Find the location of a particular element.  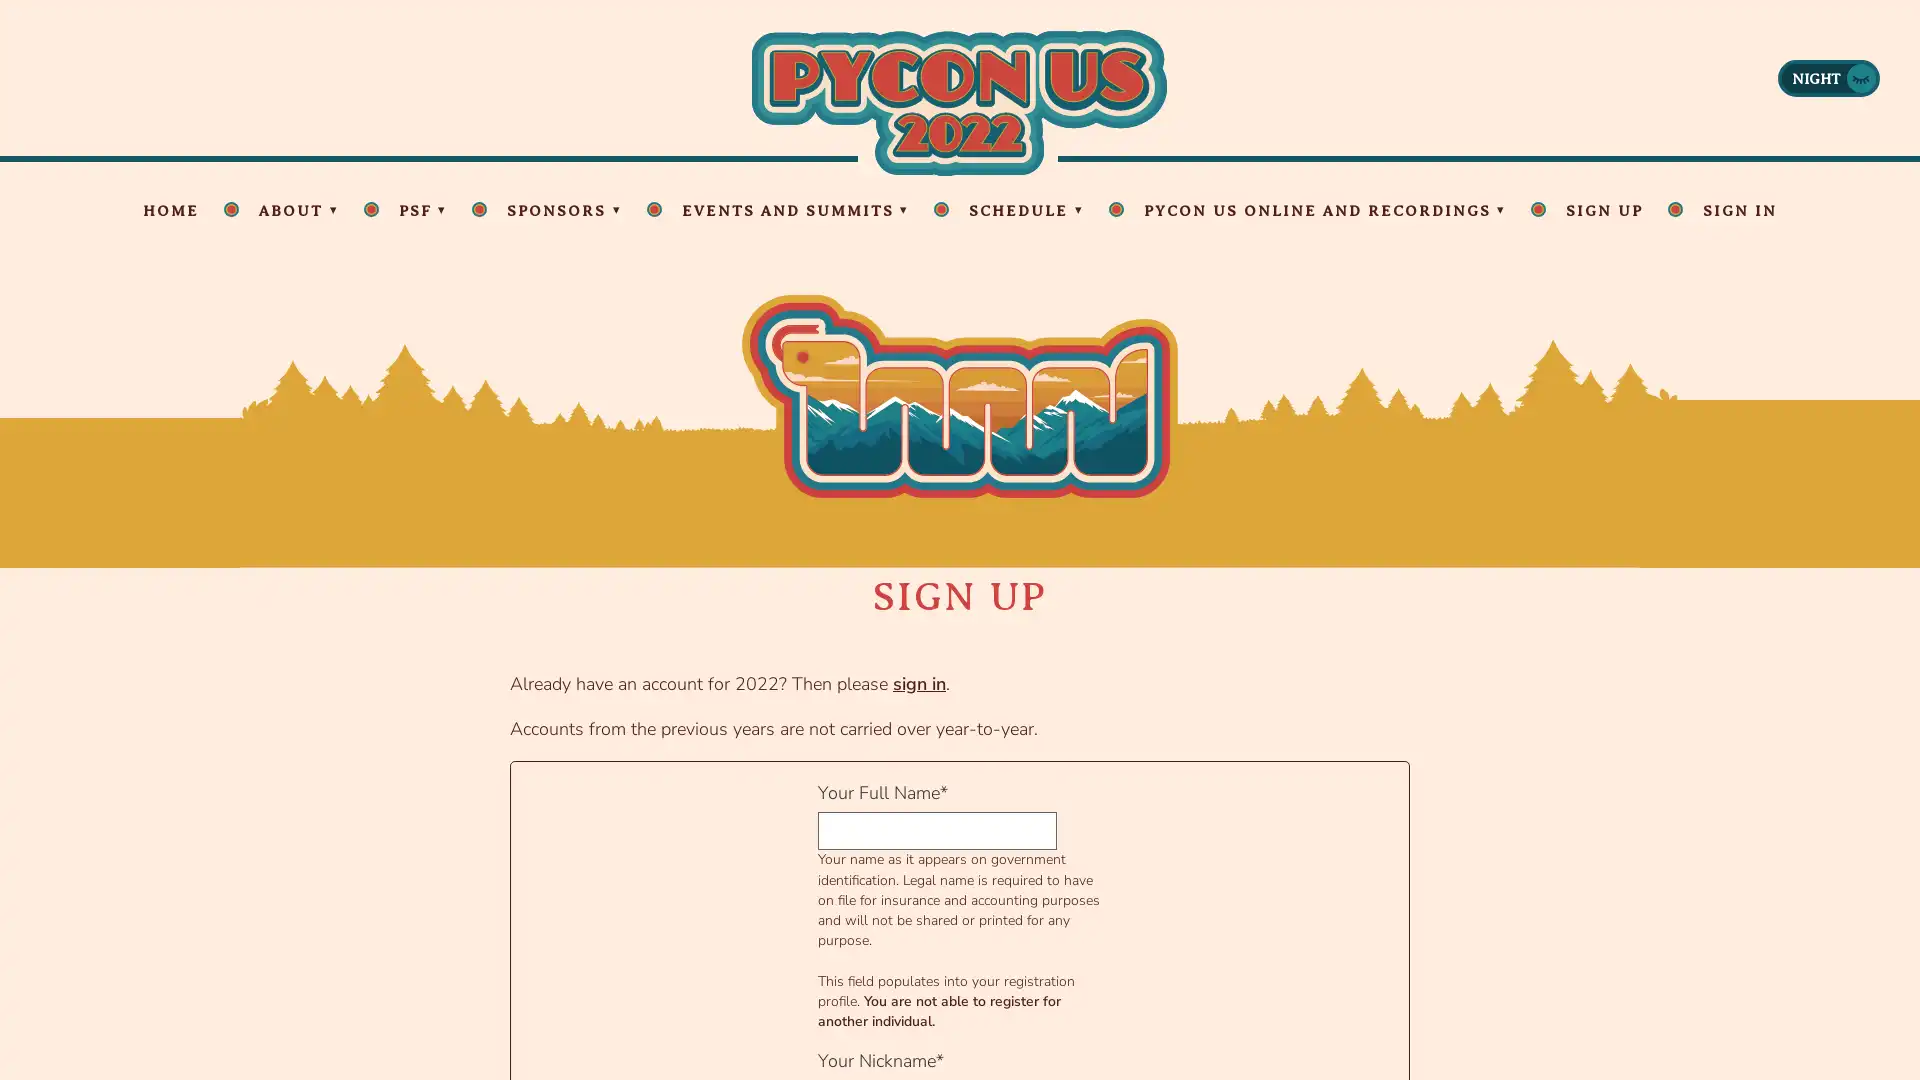

NIGHT is located at coordinates (1828, 76).